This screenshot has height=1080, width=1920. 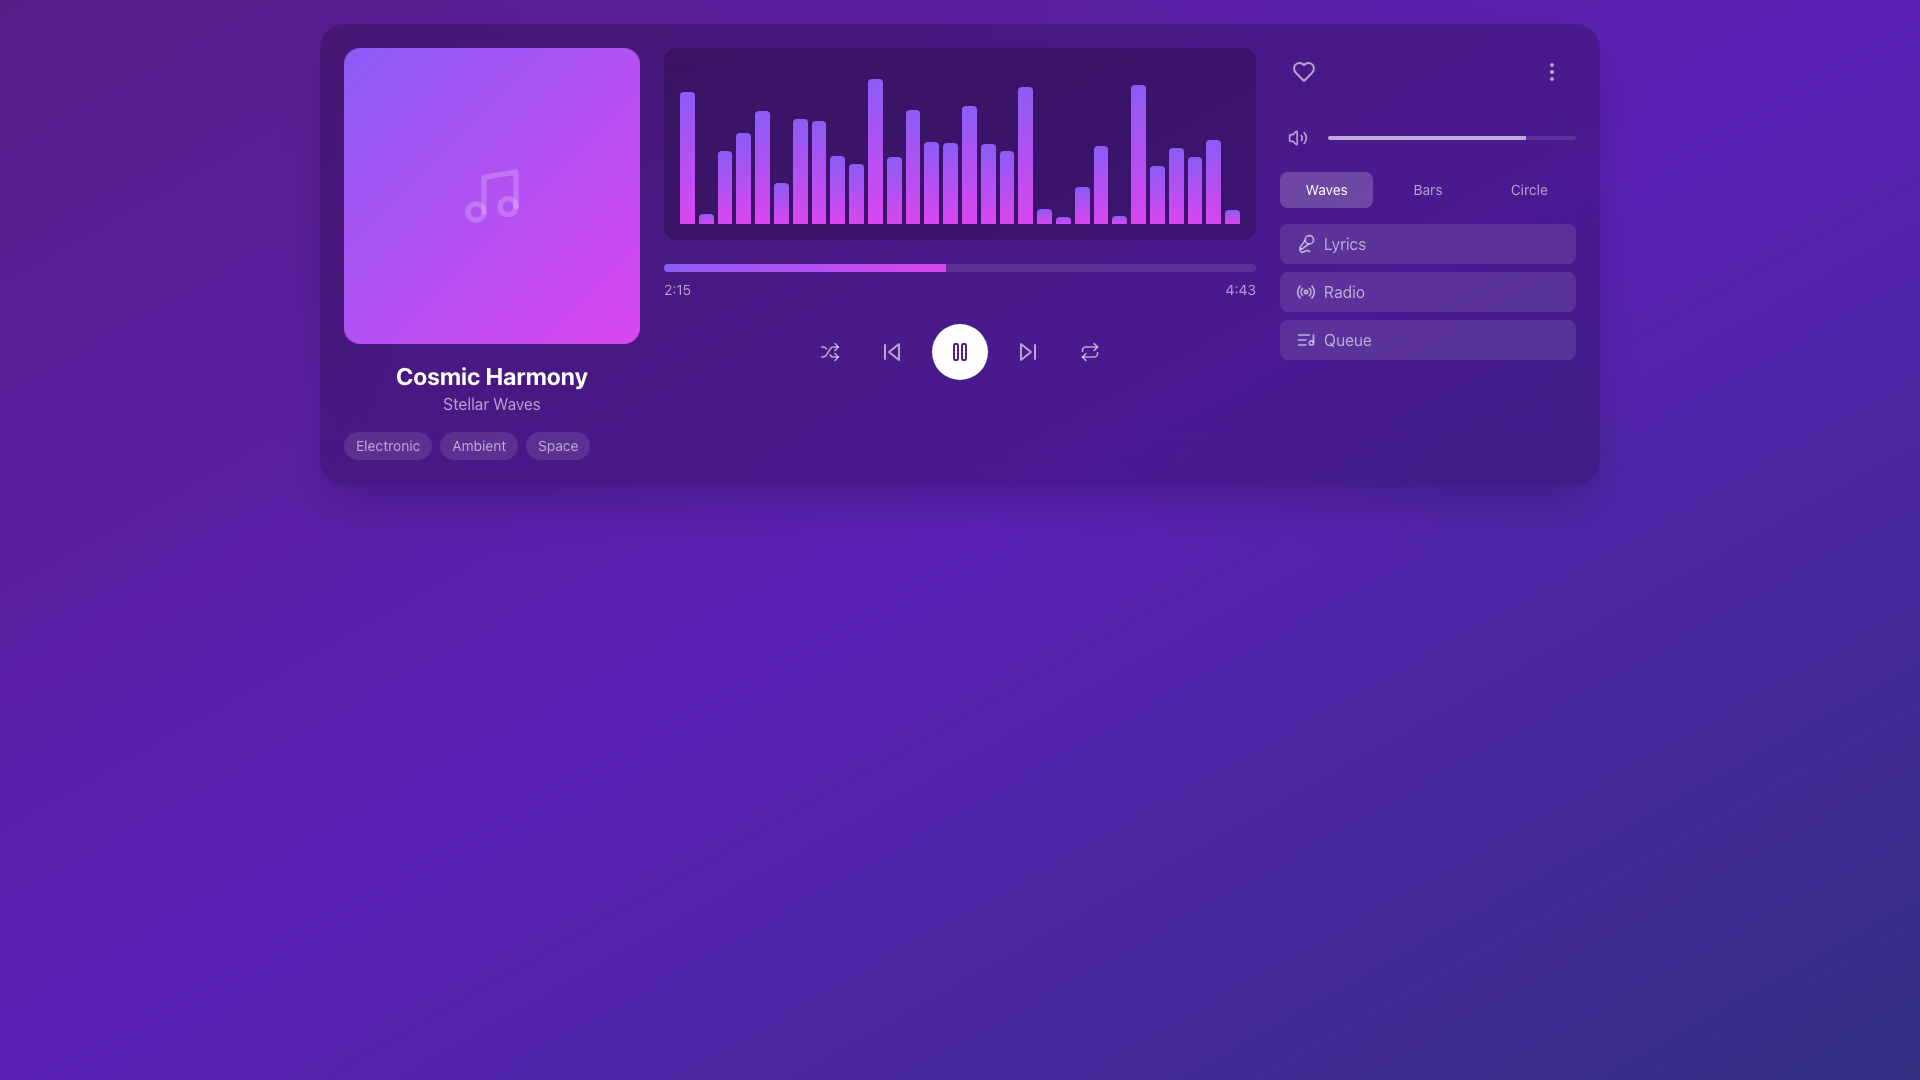 What do you see at coordinates (891, 350) in the screenshot?
I see `the backward media control button, which is the second button from the left in a row of controls beneath a progress bar and sound visualization graph, to observe its hover effect` at bounding box center [891, 350].